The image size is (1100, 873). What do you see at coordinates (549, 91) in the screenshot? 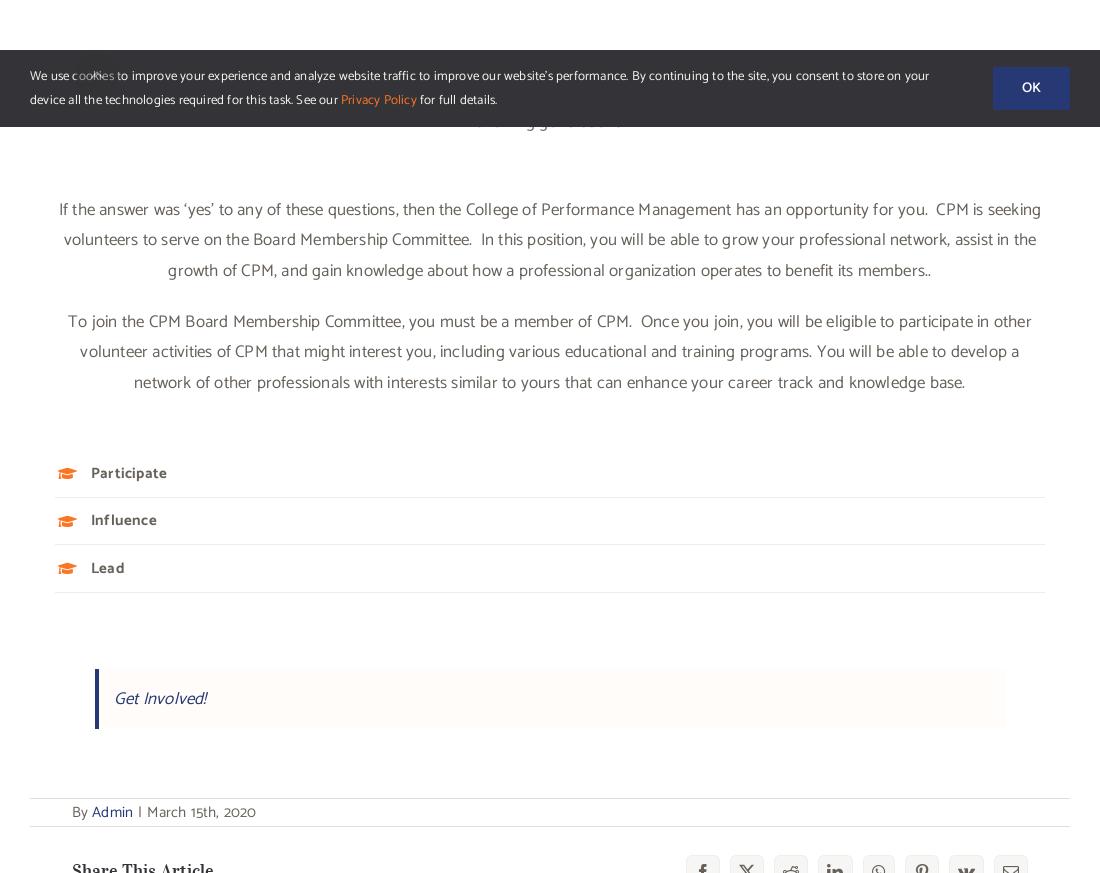
I see `'Do you want to expand your volunteer resume showing leadership or outside activities?  Are you ready to volunteer with a professional society? Need to find a new way to share the knowledge you have acquired in your career? Looking for a way to share knowledge for the following generations?'` at bounding box center [549, 91].